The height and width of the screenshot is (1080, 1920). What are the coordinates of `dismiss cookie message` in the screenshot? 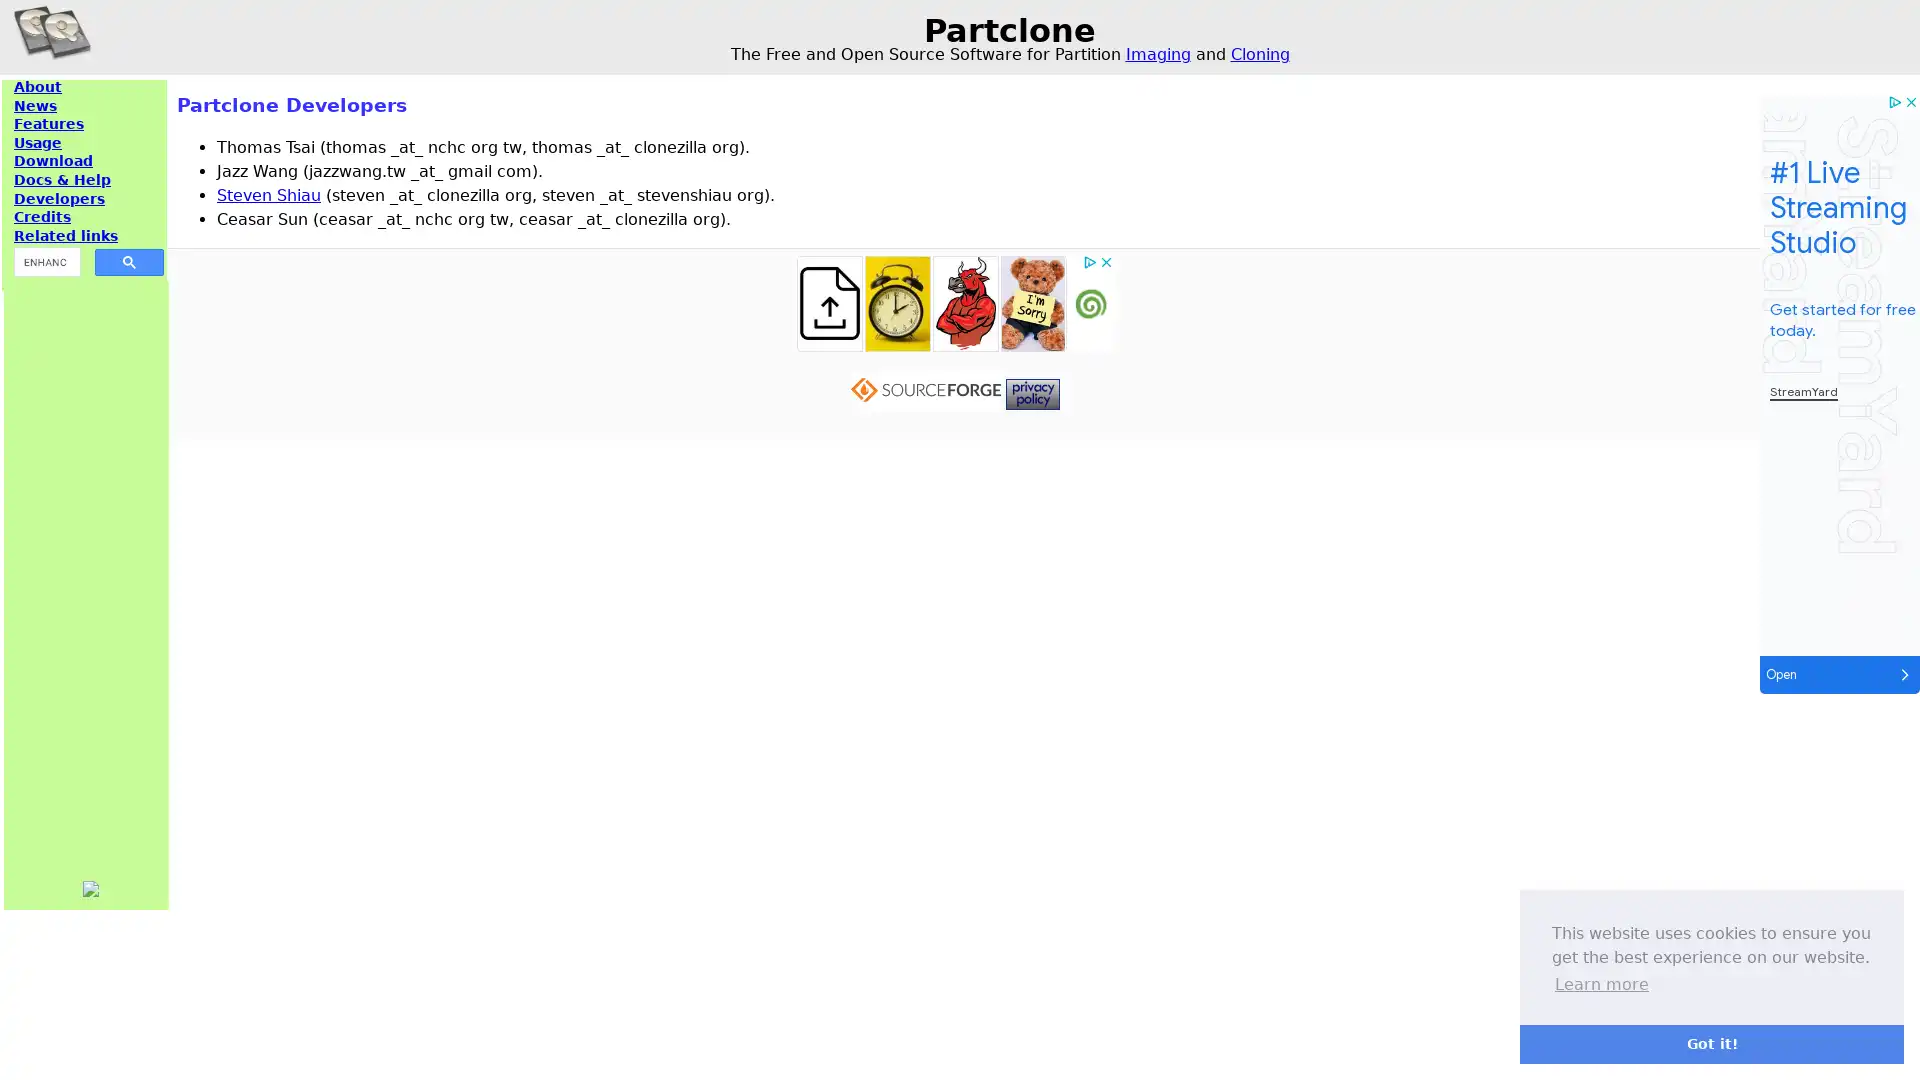 It's located at (1711, 1043).